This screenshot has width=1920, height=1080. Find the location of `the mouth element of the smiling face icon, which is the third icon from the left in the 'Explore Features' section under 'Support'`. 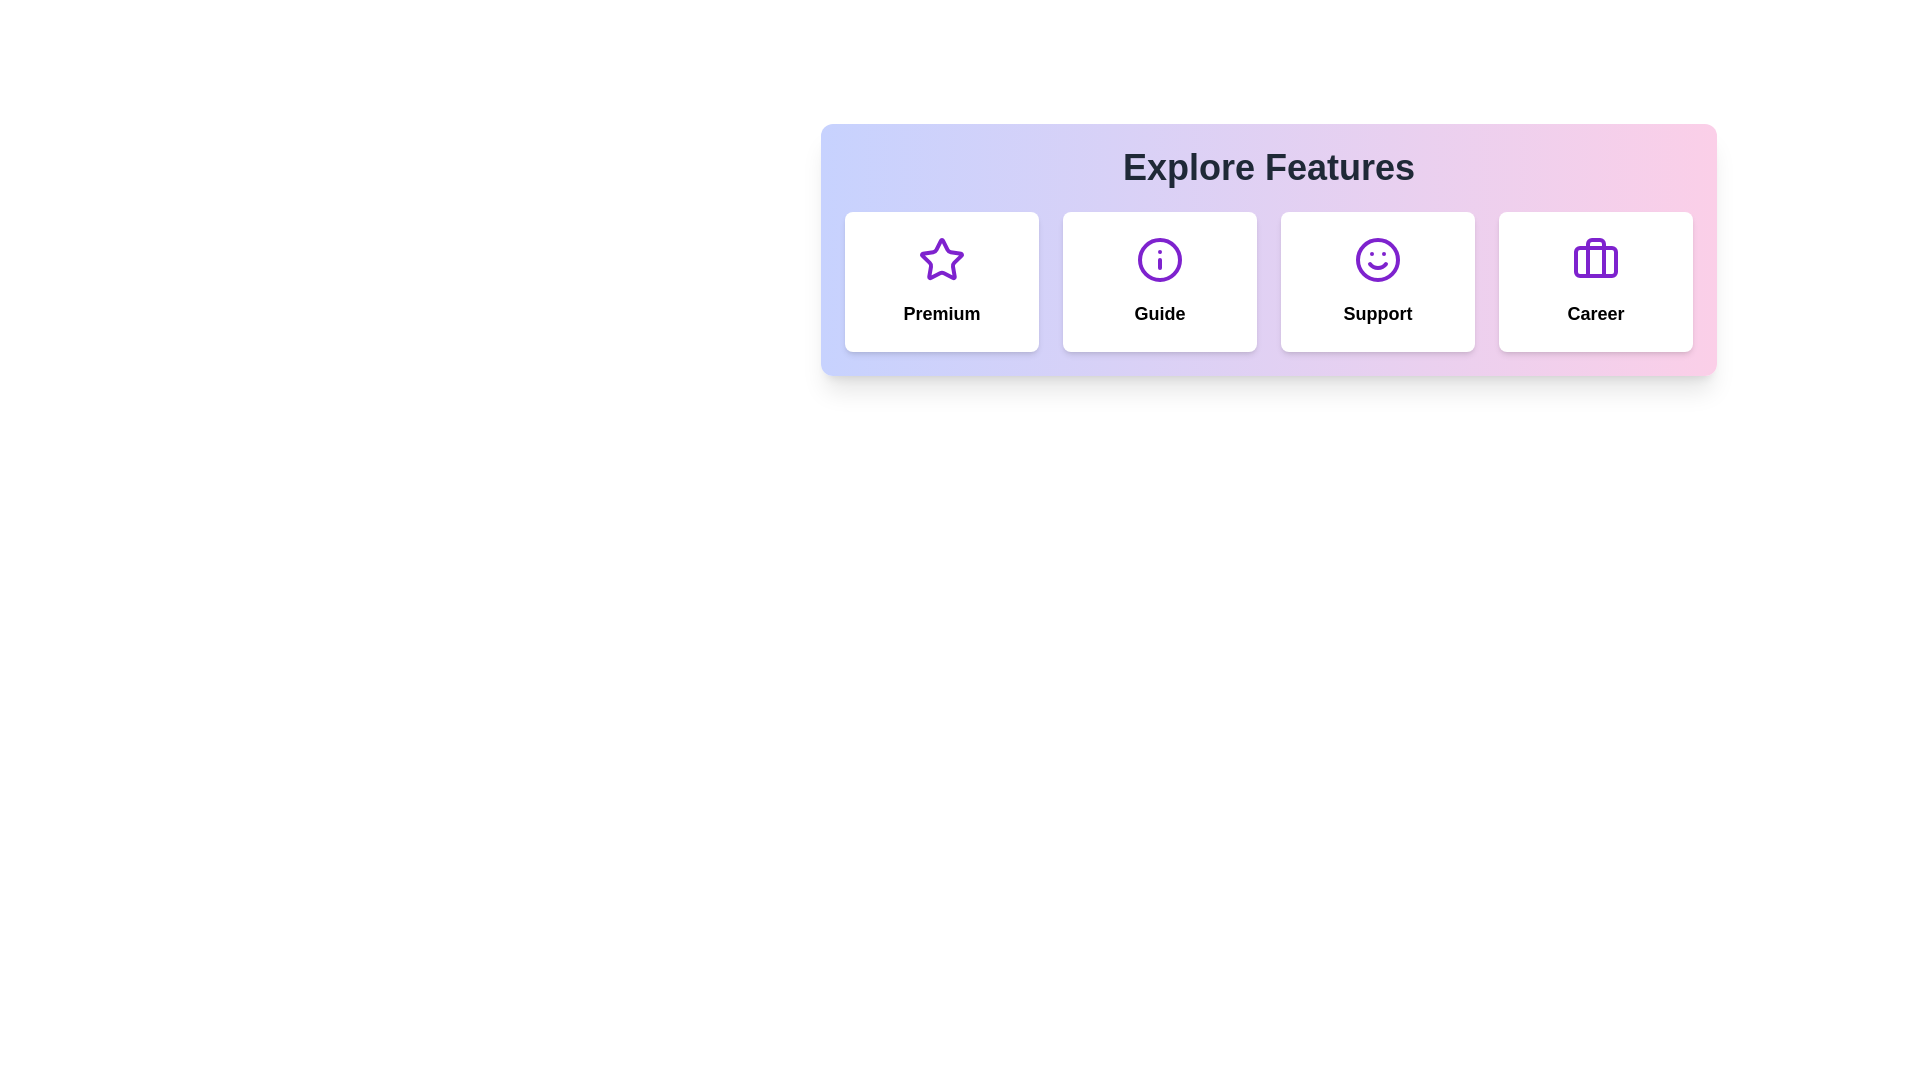

the mouth element of the smiling face icon, which is the third icon from the left in the 'Explore Features' section under 'Support' is located at coordinates (1376, 265).